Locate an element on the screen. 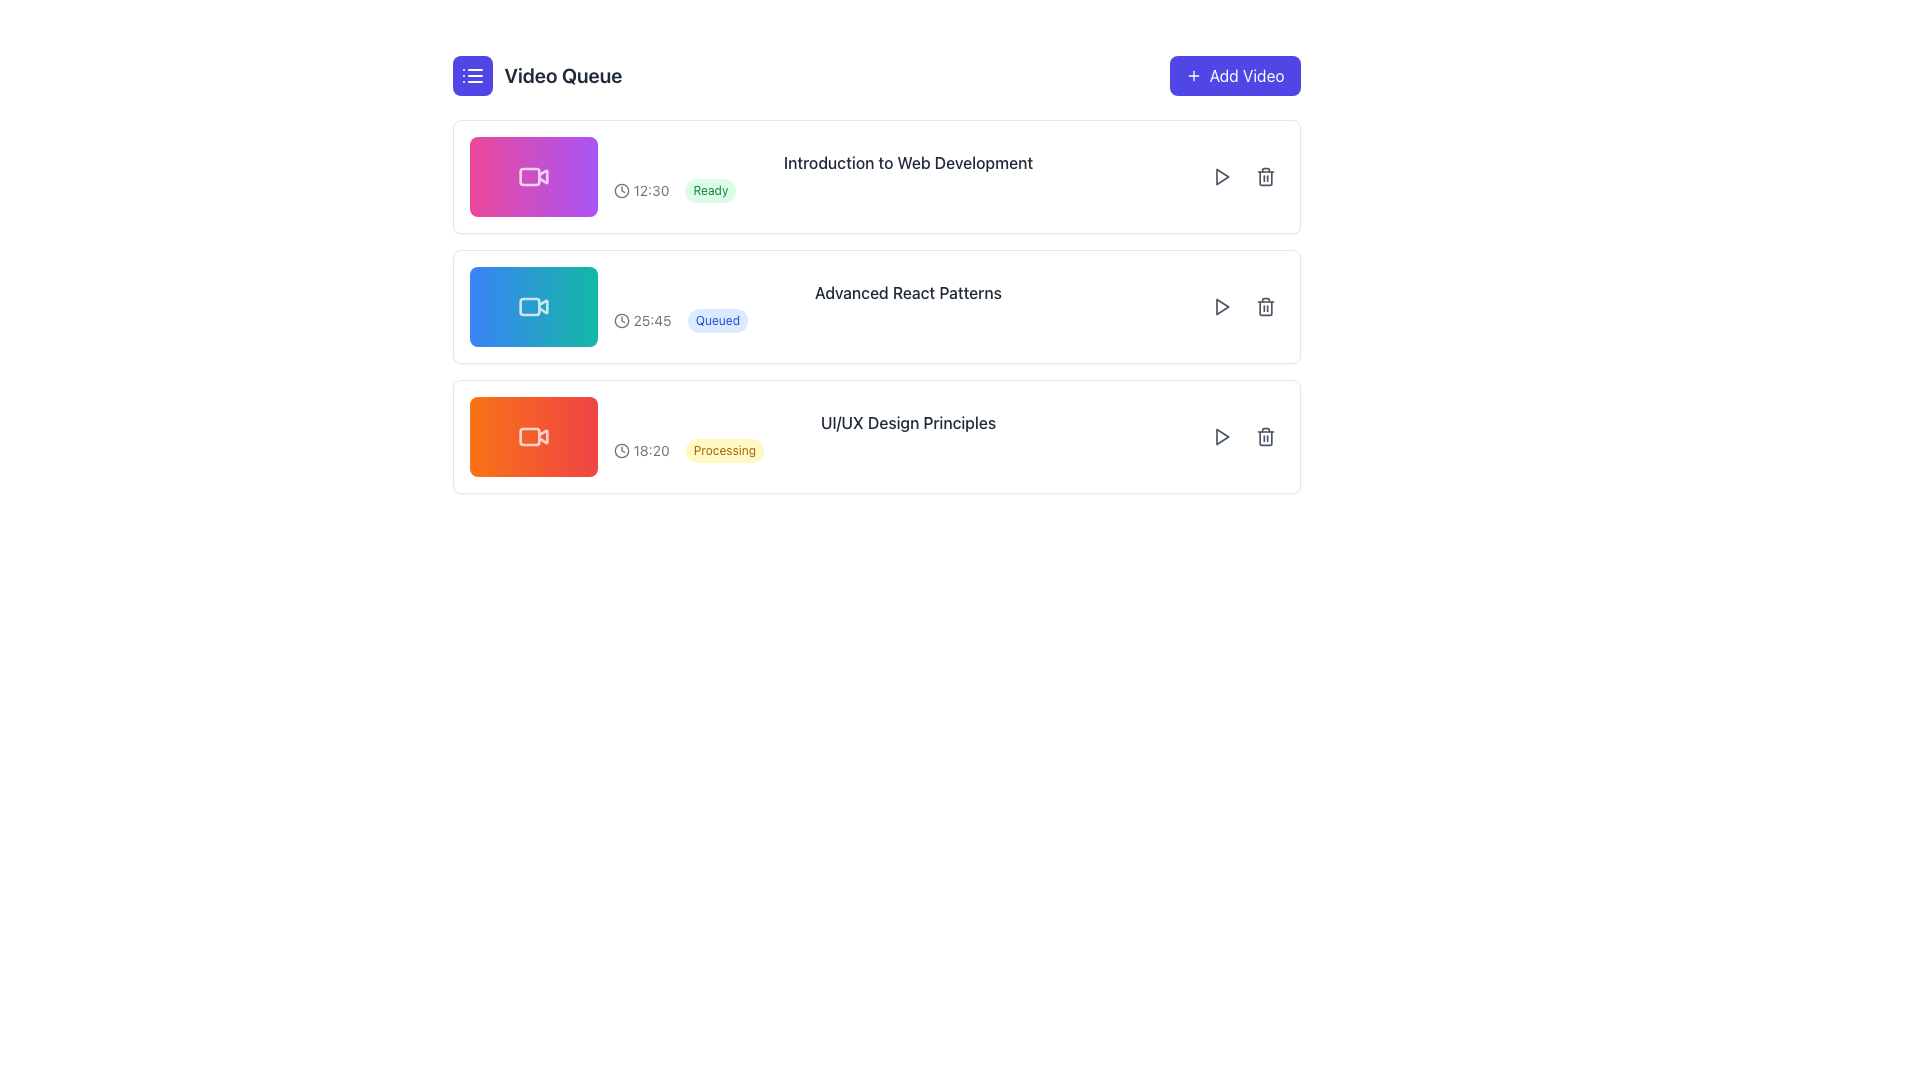 This screenshot has height=1080, width=1920. the time-related icon located beside the text '25:45' in the second row of the video queue layout is located at coordinates (620, 319).